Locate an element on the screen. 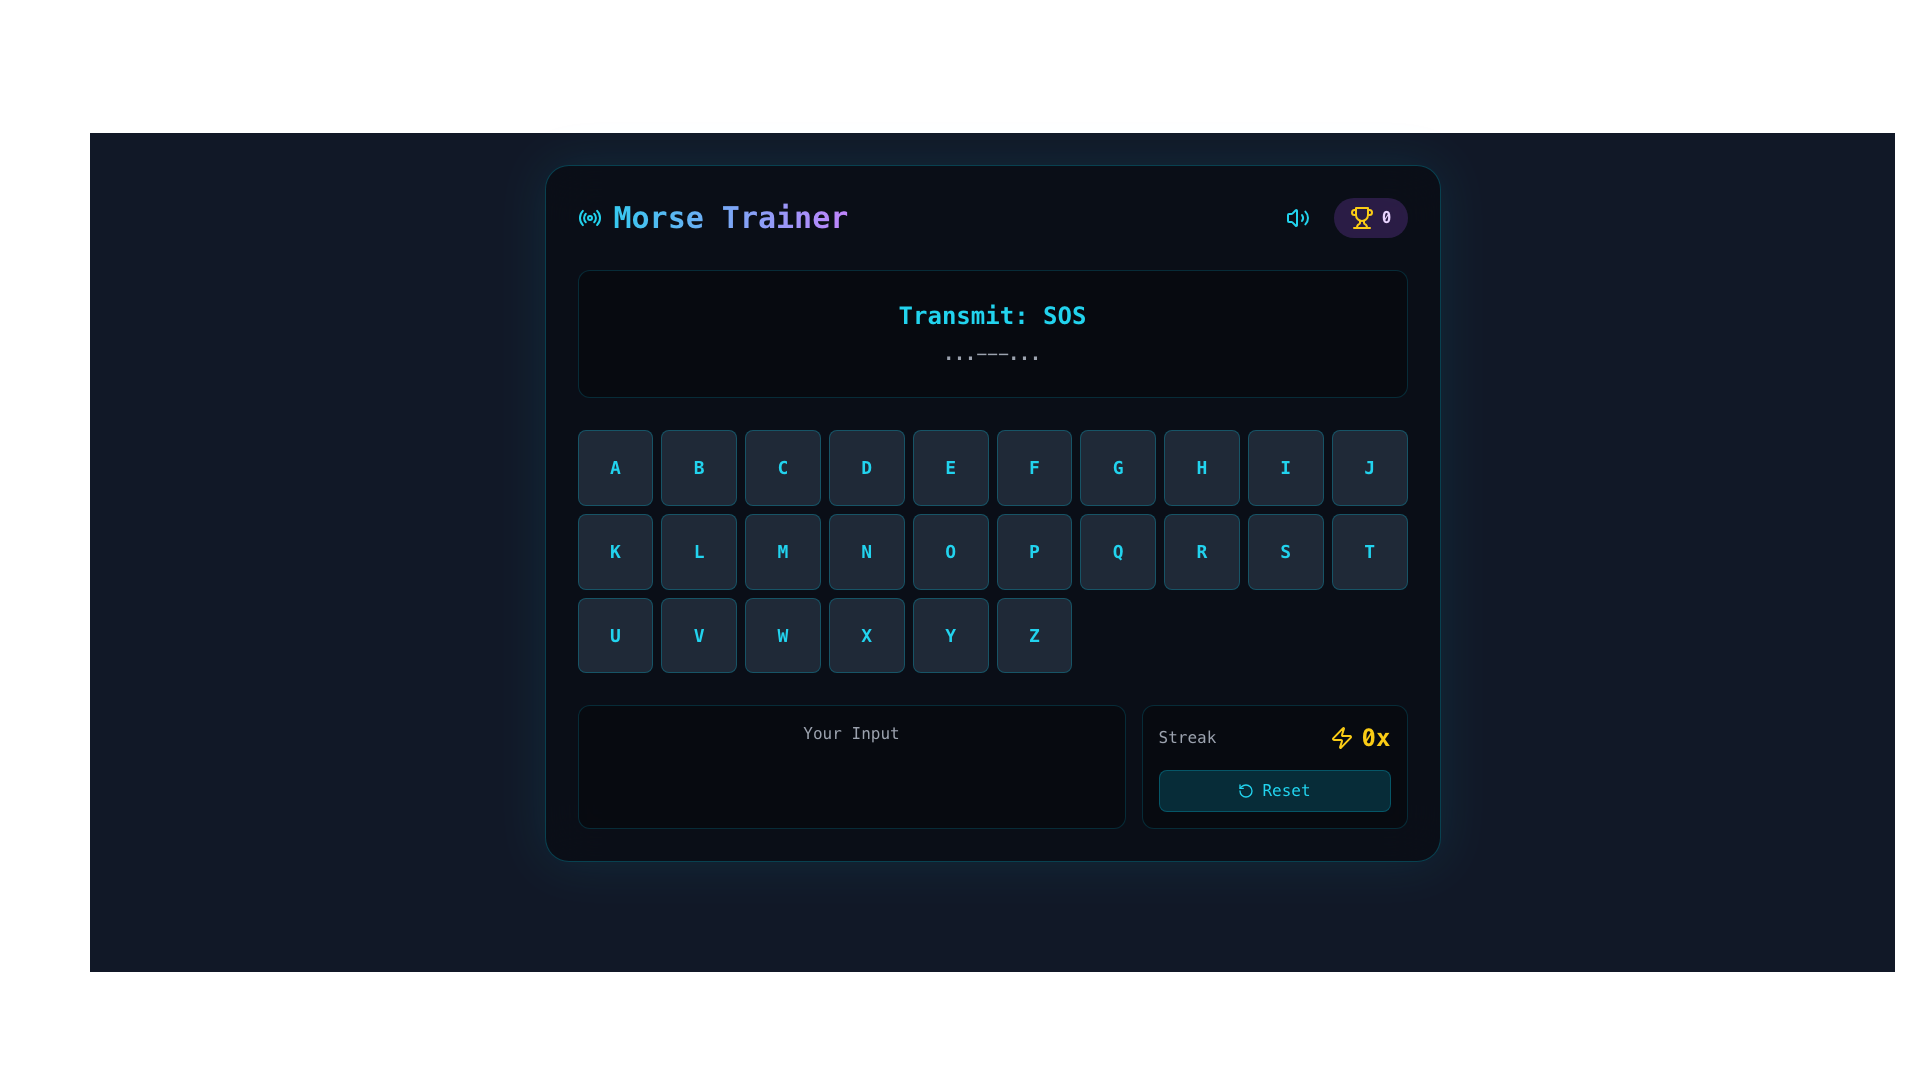 Image resolution: width=1920 pixels, height=1080 pixels. the square-shaped button with a rounded corner design that has a dark gray background, cyan border, and displays the letter 'H' in cyan, located in the first row of alphabetic buttons between 'G' and 'I' is located at coordinates (1200, 467).